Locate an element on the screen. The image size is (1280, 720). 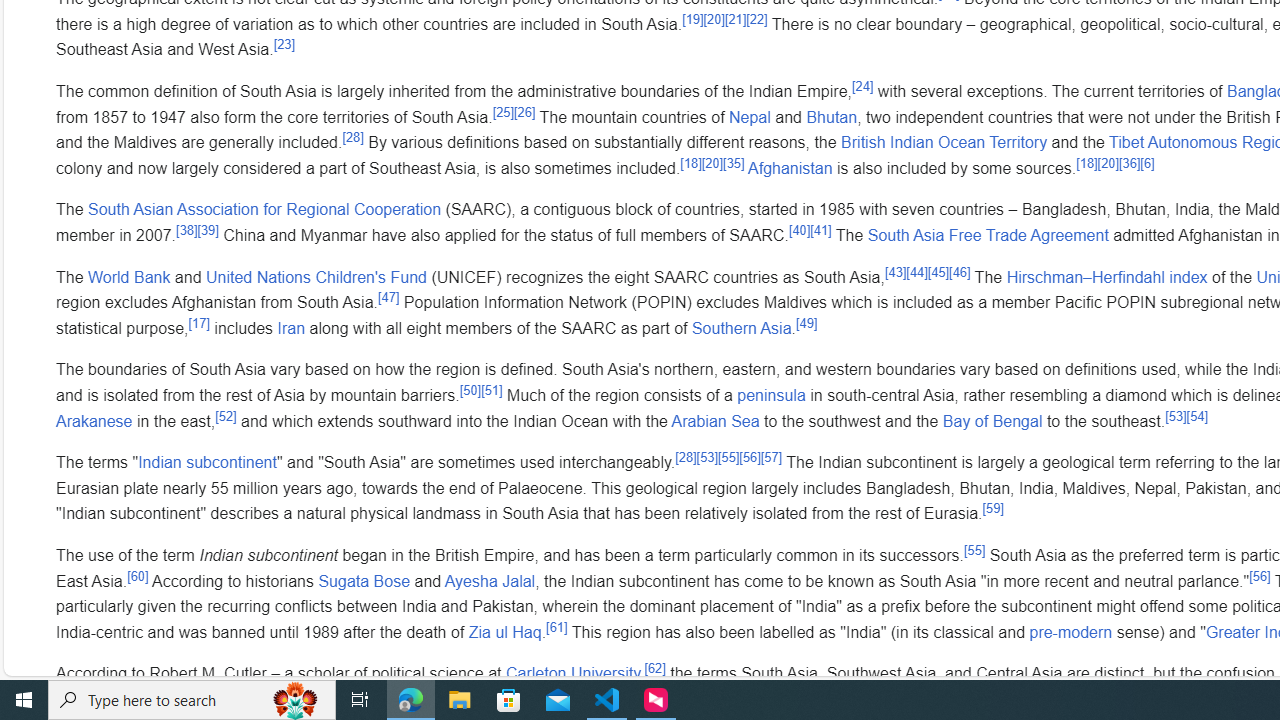
'[62]' is located at coordinates (654, 668).